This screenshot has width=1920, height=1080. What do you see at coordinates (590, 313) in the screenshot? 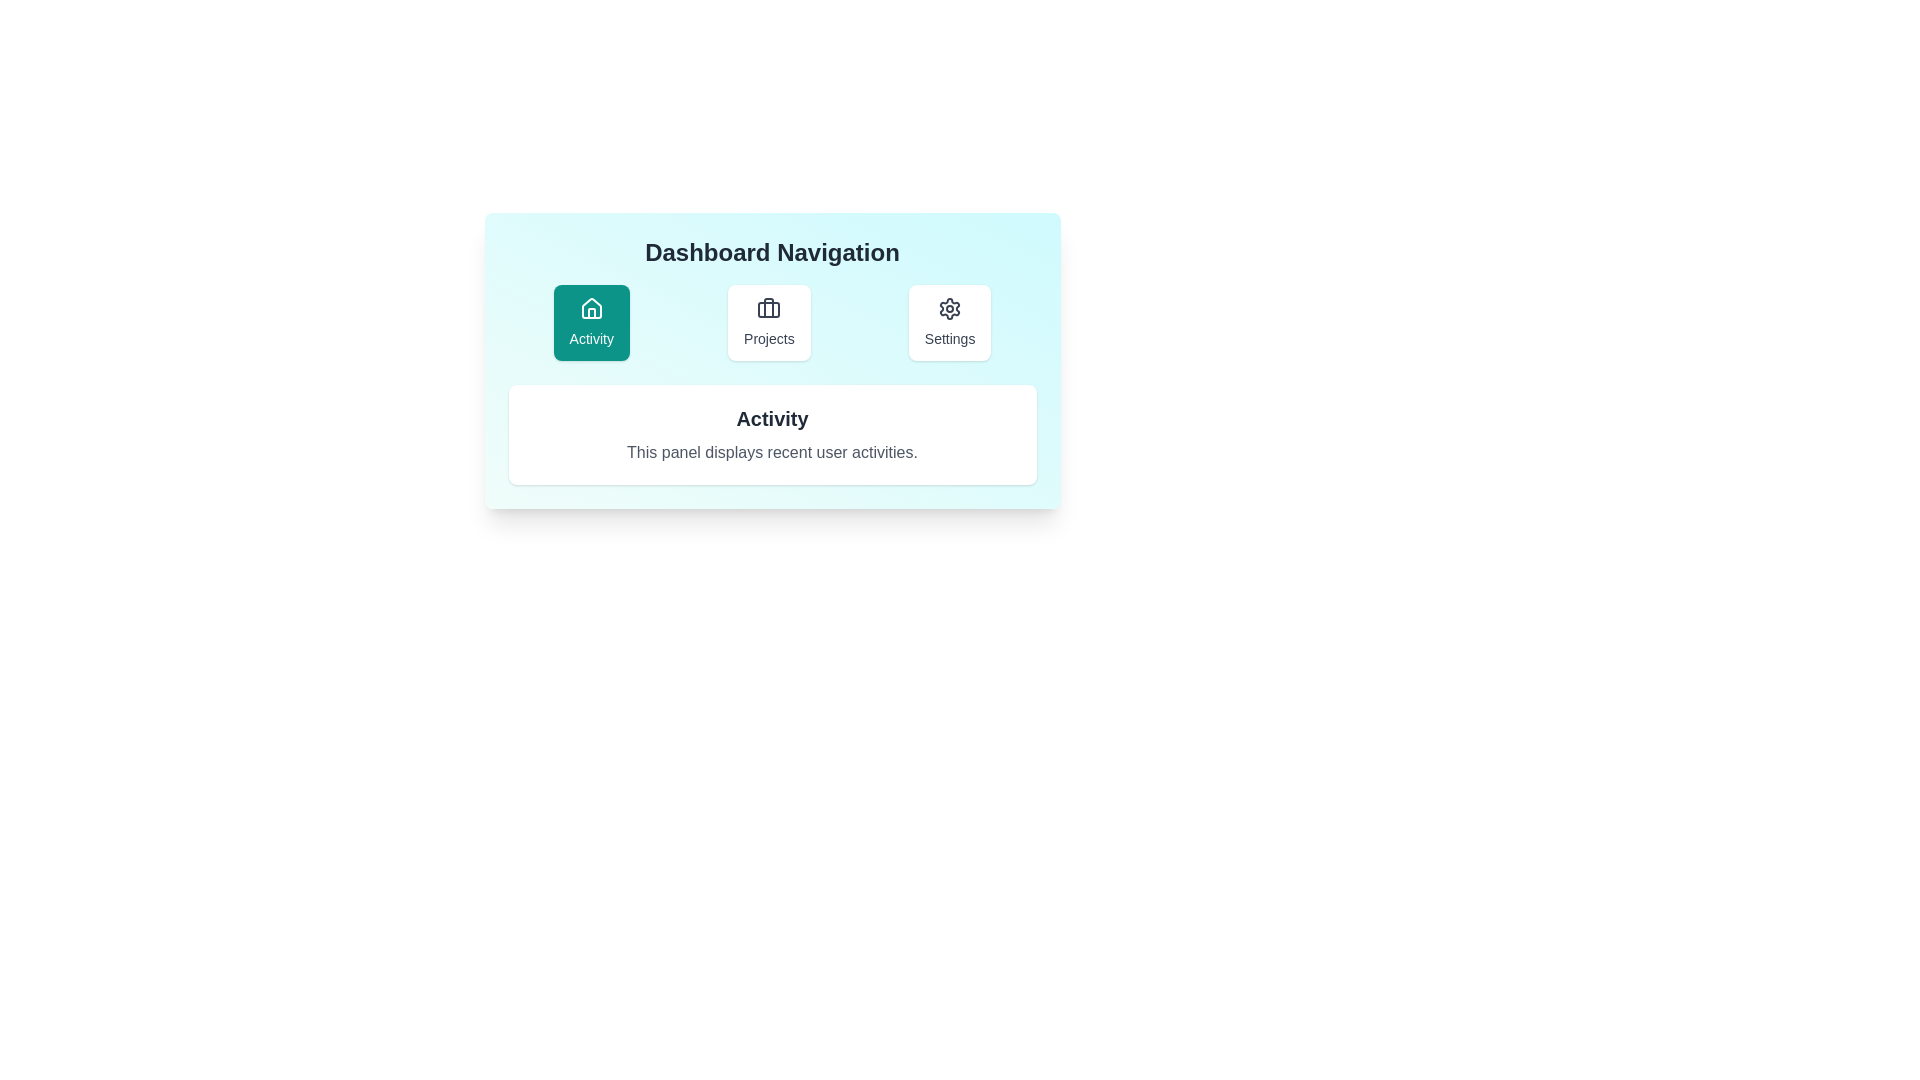
I see `the vertical structure part of the house icon within the 'Activity' button in the dashboard navigation` at bounding box center [590, 313].